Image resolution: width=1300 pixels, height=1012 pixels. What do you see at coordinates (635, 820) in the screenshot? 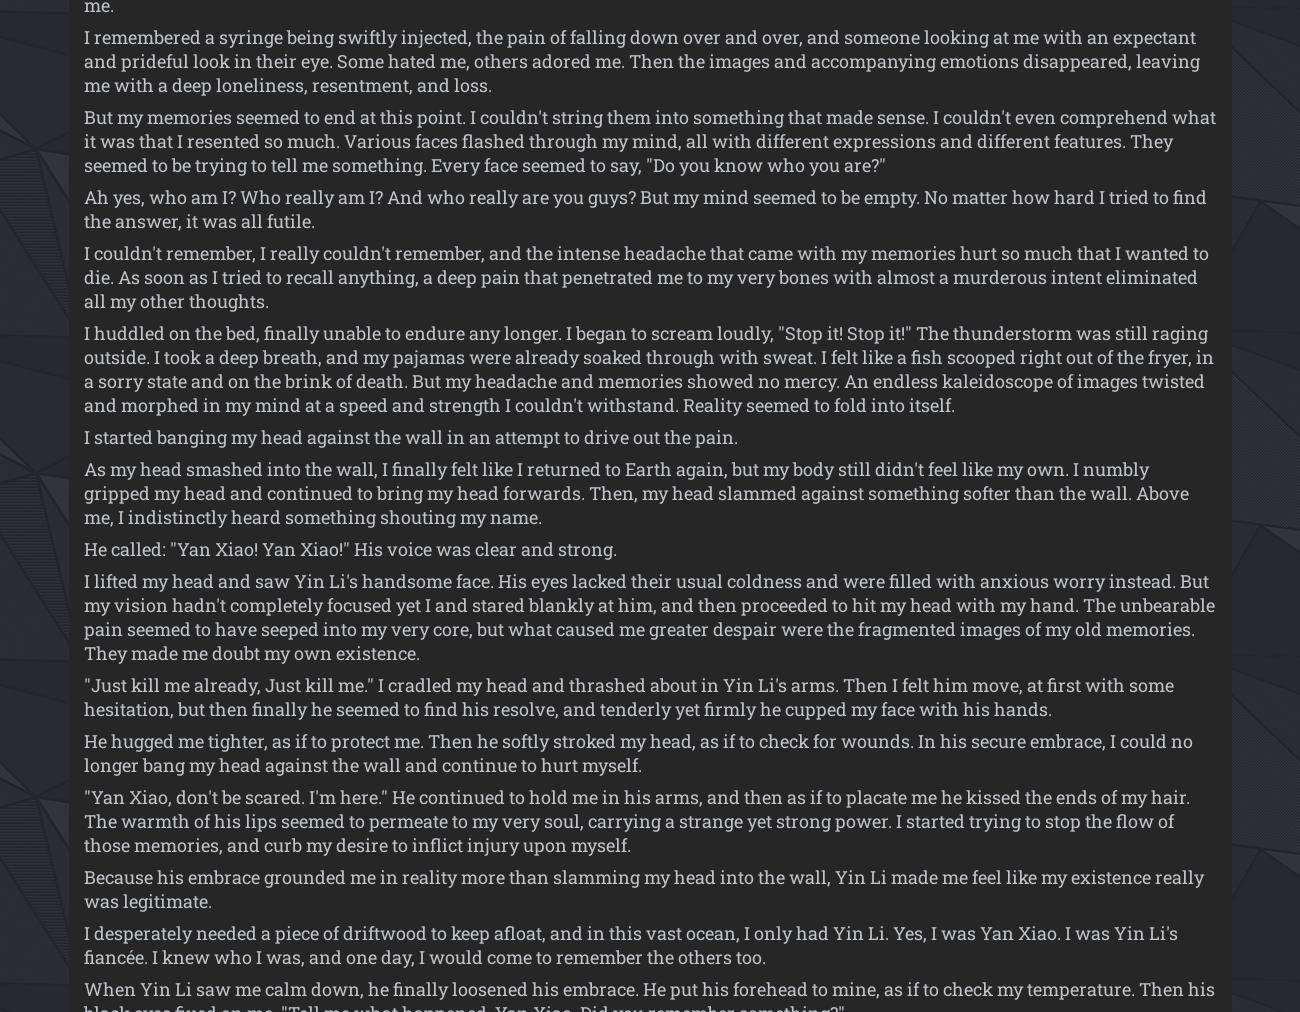
I see `'"Yan Xiao, don't be scared. I'm here." He continued to hold me in his arms, and then as if to placate me he kissed the ends of my hair. The warmth of his lips seemed to permeate to my very soul, carrying a strange yet strong power. I started trying to stop the flow of those memories, and curb my desire to inflict injury upon myself.'` at bounding box center [635, 820].